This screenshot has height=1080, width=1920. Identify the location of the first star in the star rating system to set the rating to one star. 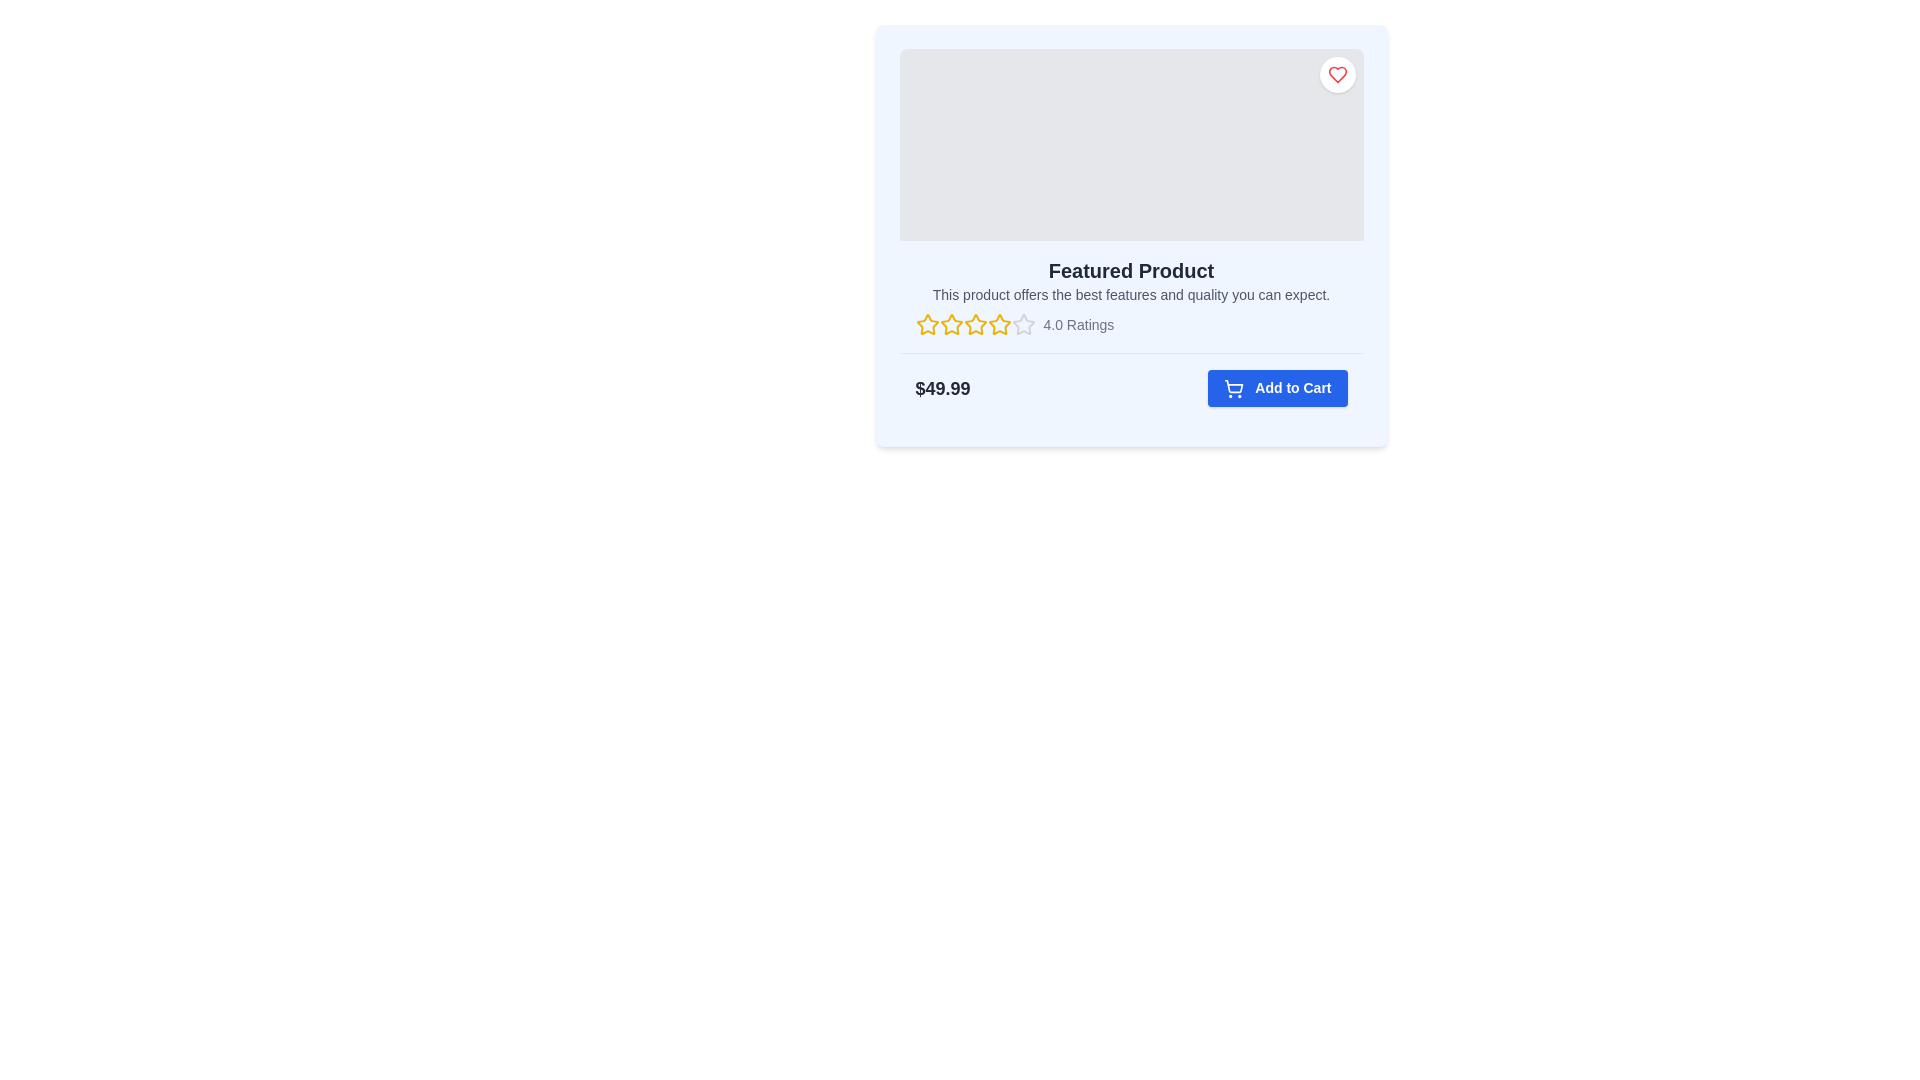
(926, 323).